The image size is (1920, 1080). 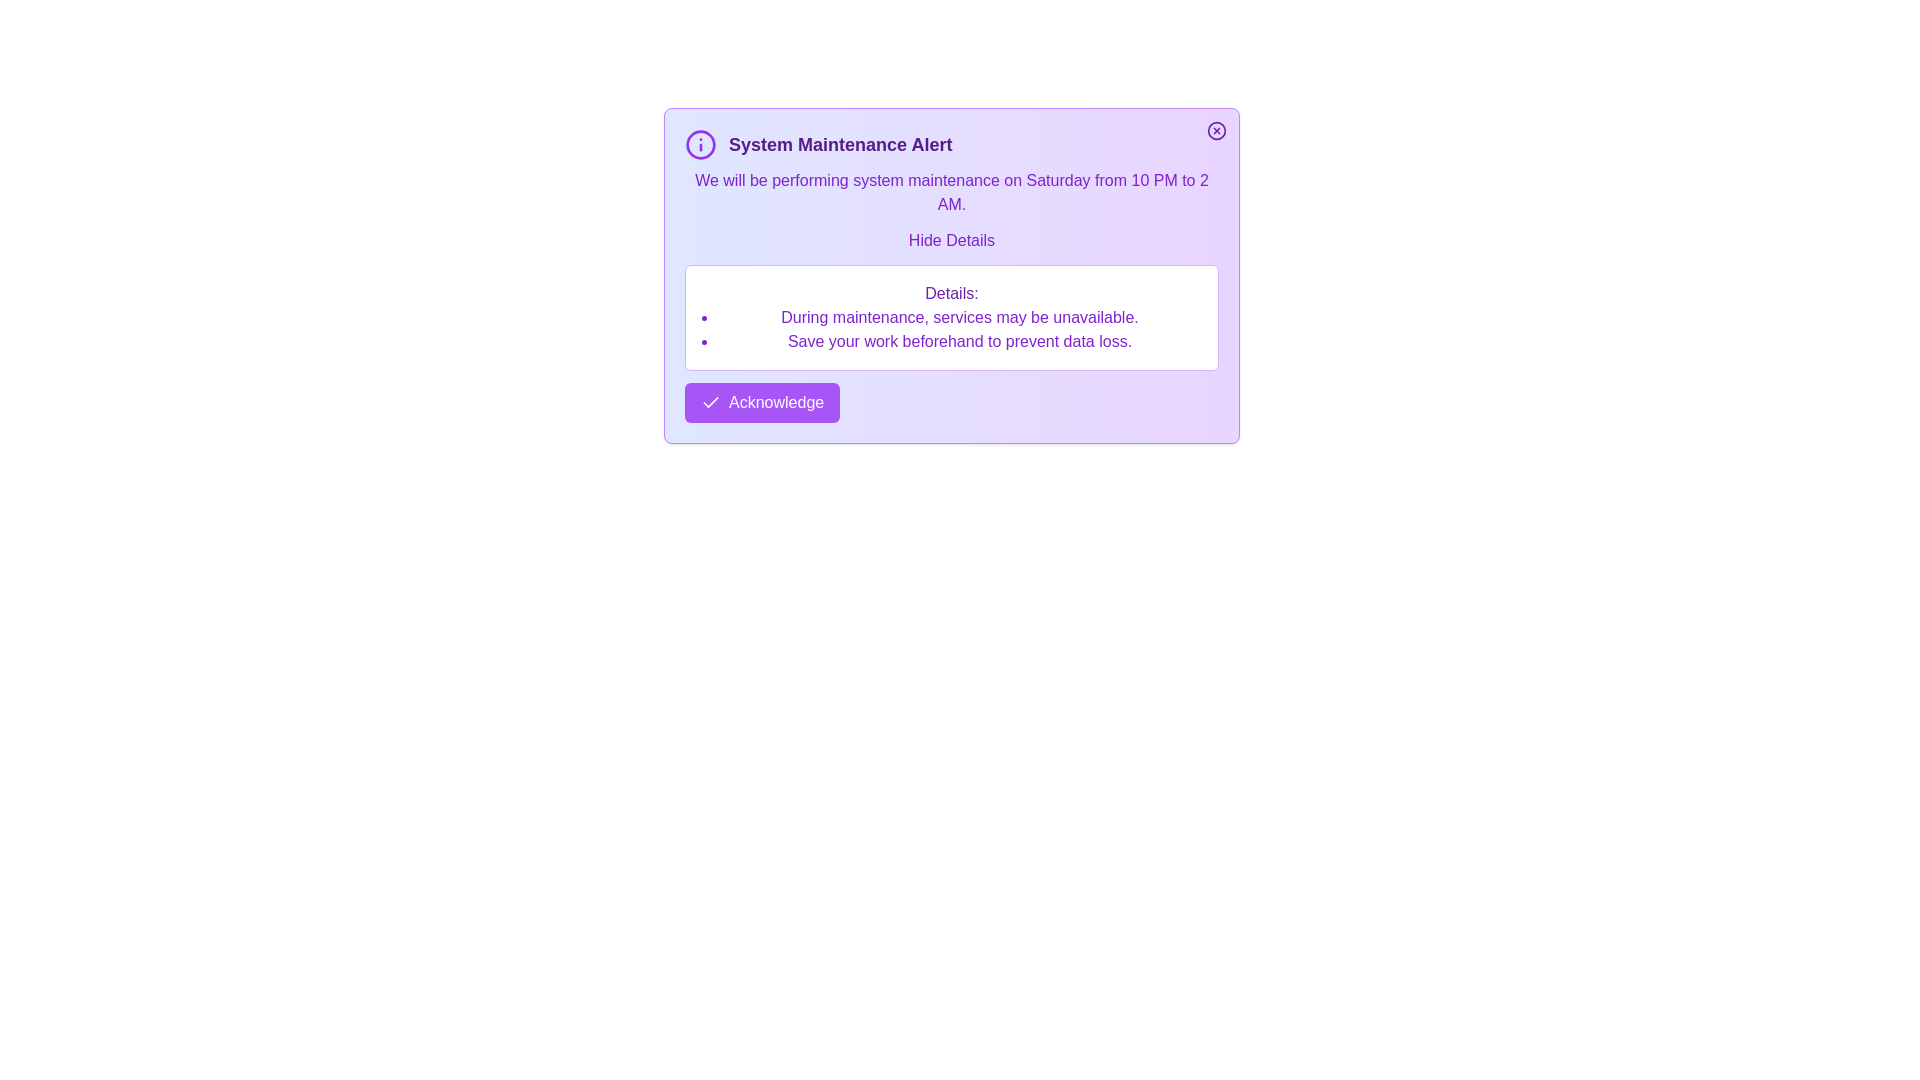 What do you see at coordinates (700, 144) in the screenshot?
I see `the information icon in the alert` at bounding box center [700, 144].